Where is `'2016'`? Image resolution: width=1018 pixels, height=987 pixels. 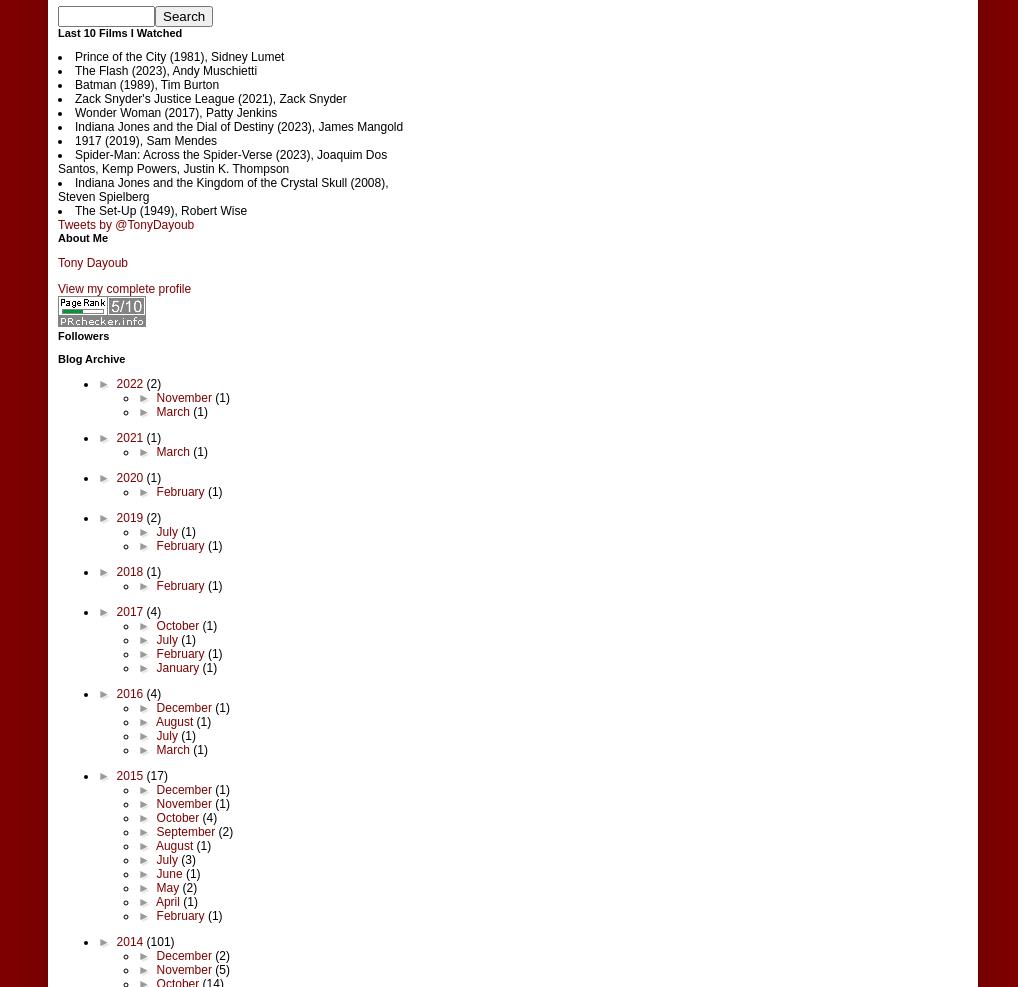 '2016' is located at coordinates (130, 692).